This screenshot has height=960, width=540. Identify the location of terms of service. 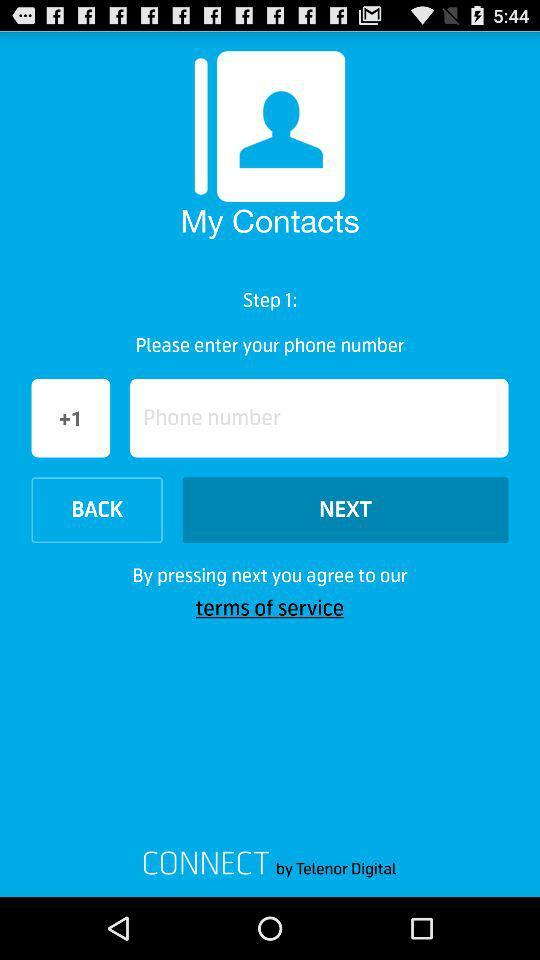
(270, 607).